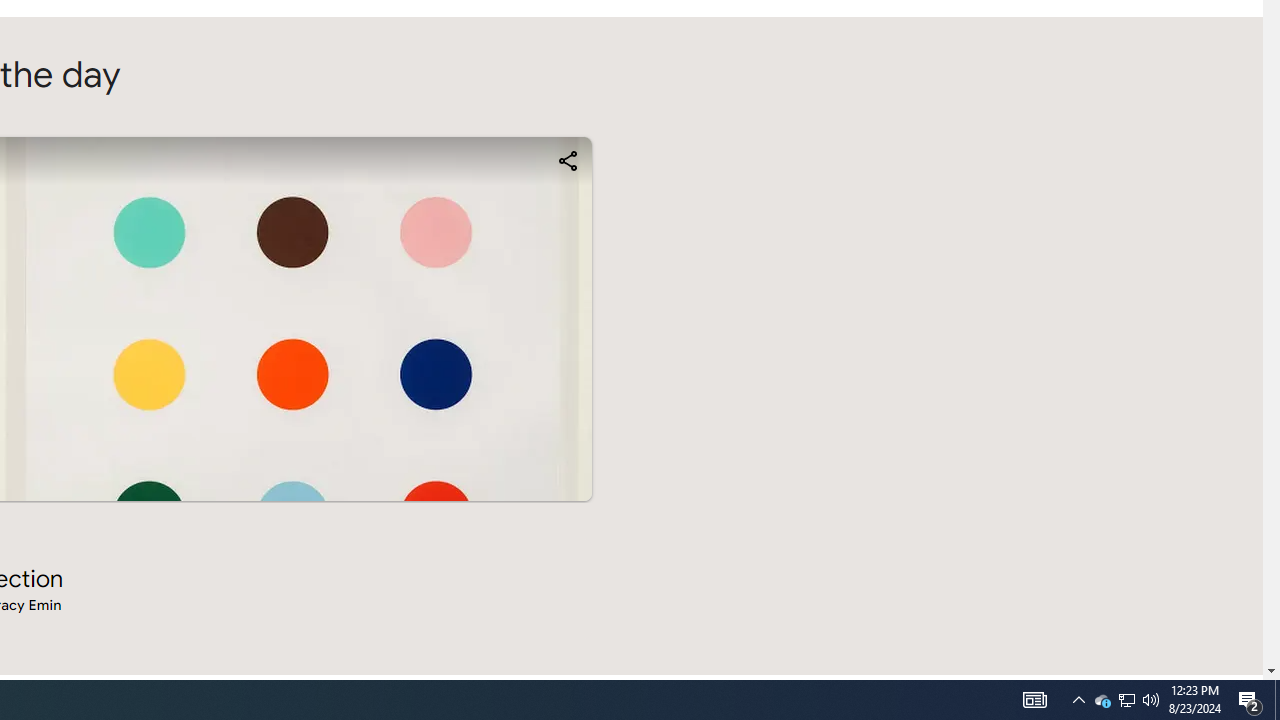 Image resolution: width=1280 pixels, height=720 pixels. What do you see at coordinates (566, 159) in the screenshot?
I see `'Share "Get to Know the Young British Artists"'` at bounding box center [566, 159].